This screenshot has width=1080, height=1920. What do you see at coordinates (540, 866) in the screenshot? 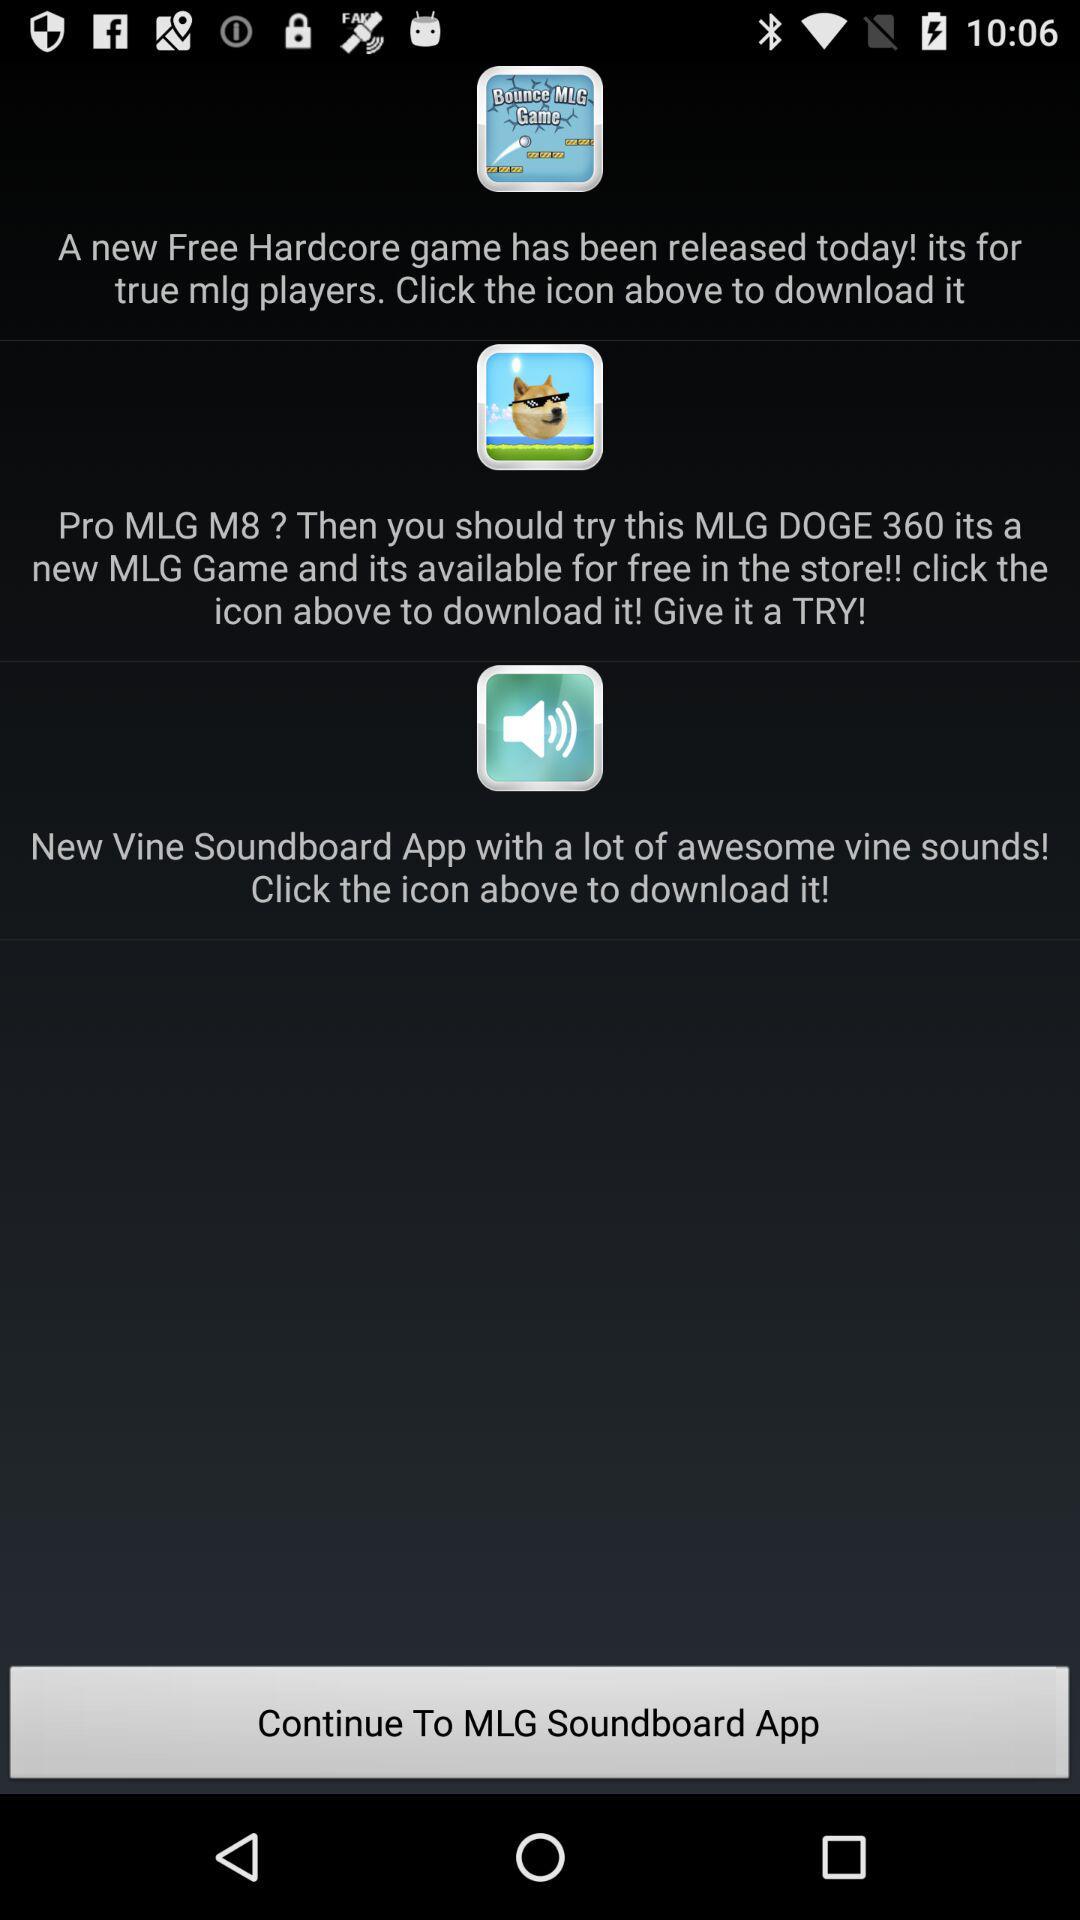
I see `the new vine soundboard icon` at bounding box center [540, 866].